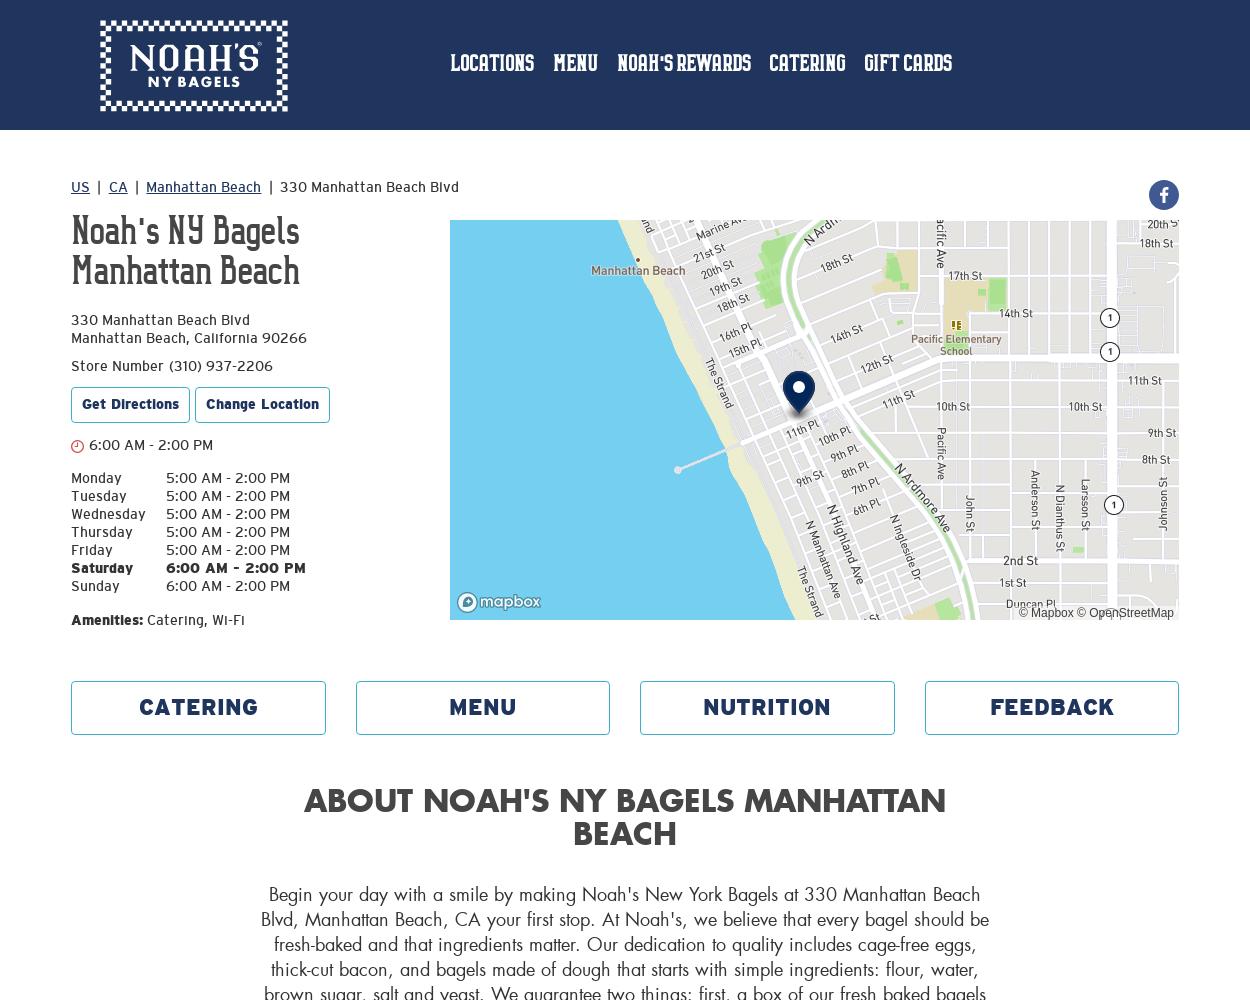  What do you see at coordinates (806, 62) in the screenshot?
I see `'Catering'` at bounding box center [806, 62].